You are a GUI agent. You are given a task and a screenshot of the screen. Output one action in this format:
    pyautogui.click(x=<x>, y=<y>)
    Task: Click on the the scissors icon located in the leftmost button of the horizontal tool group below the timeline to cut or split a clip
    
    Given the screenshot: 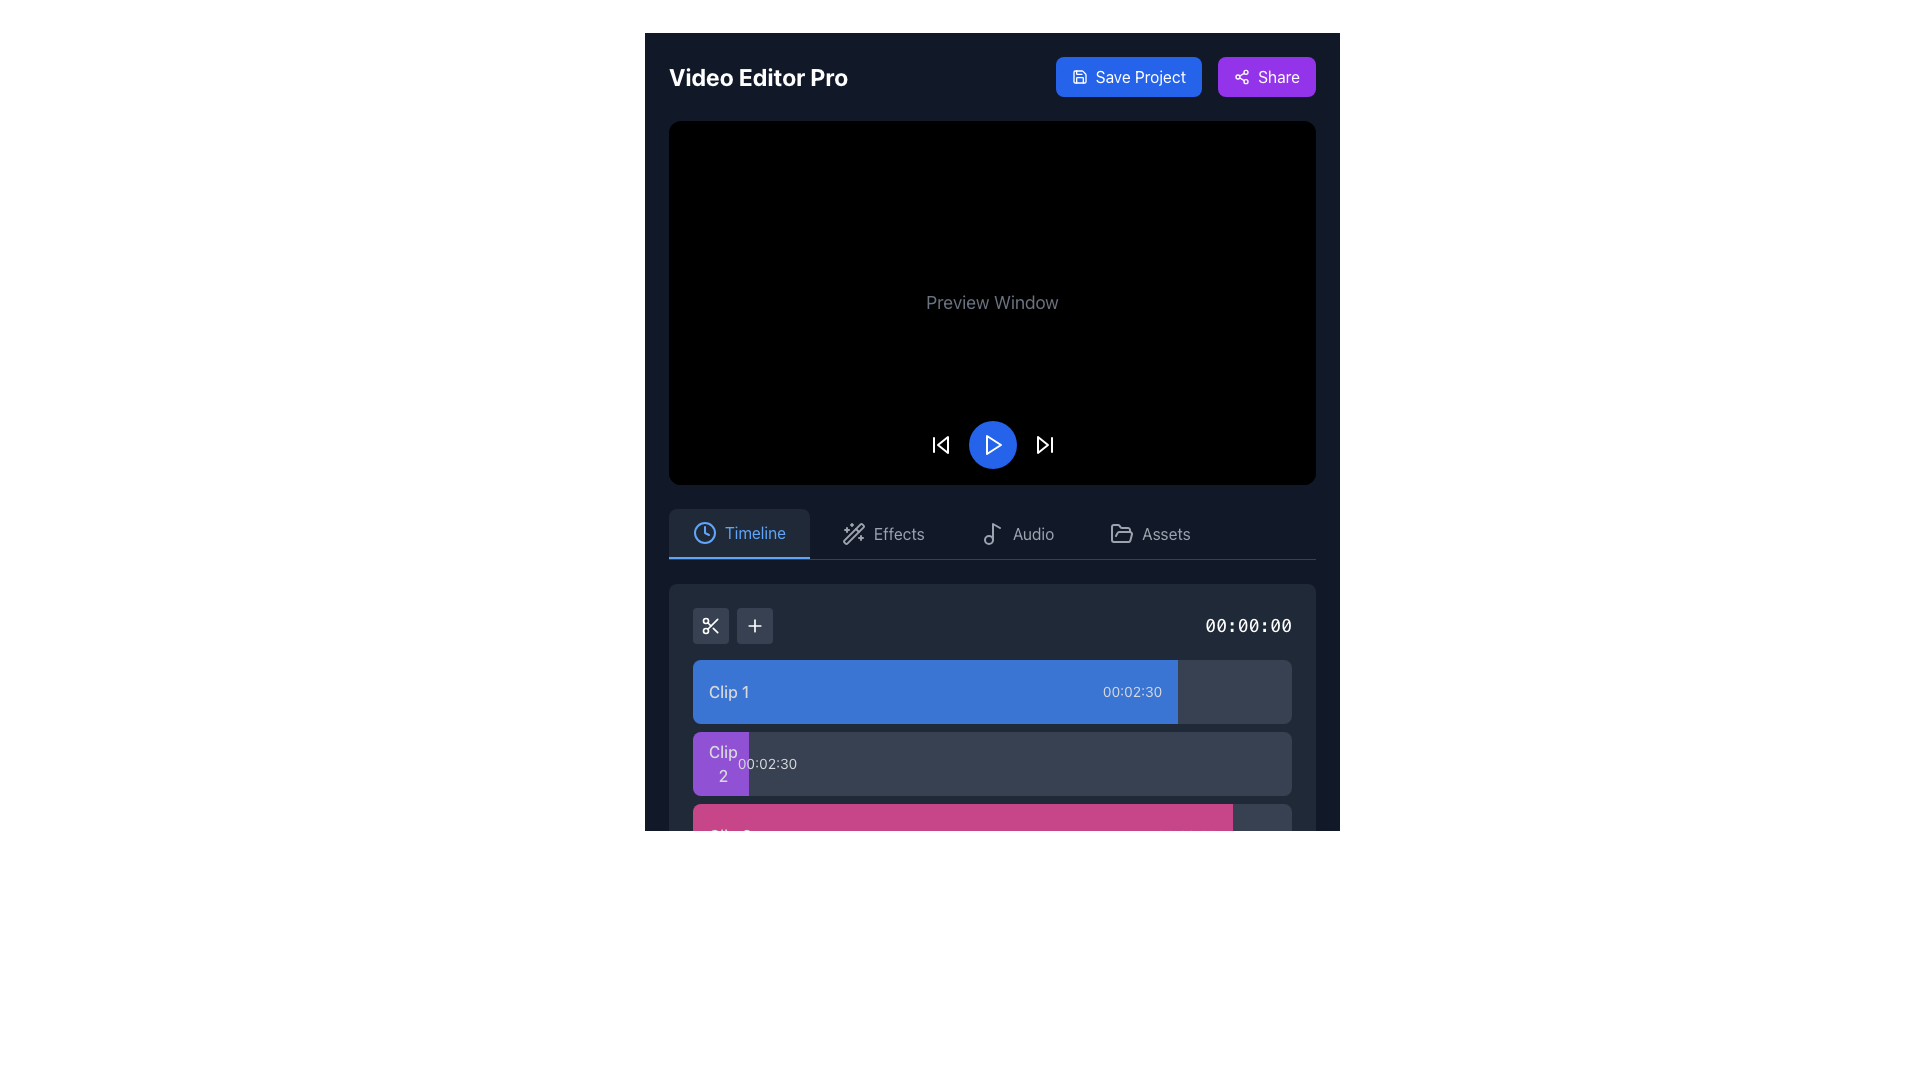 What is the action you would take?
    pyautogui.click(x=710, y=623)
    